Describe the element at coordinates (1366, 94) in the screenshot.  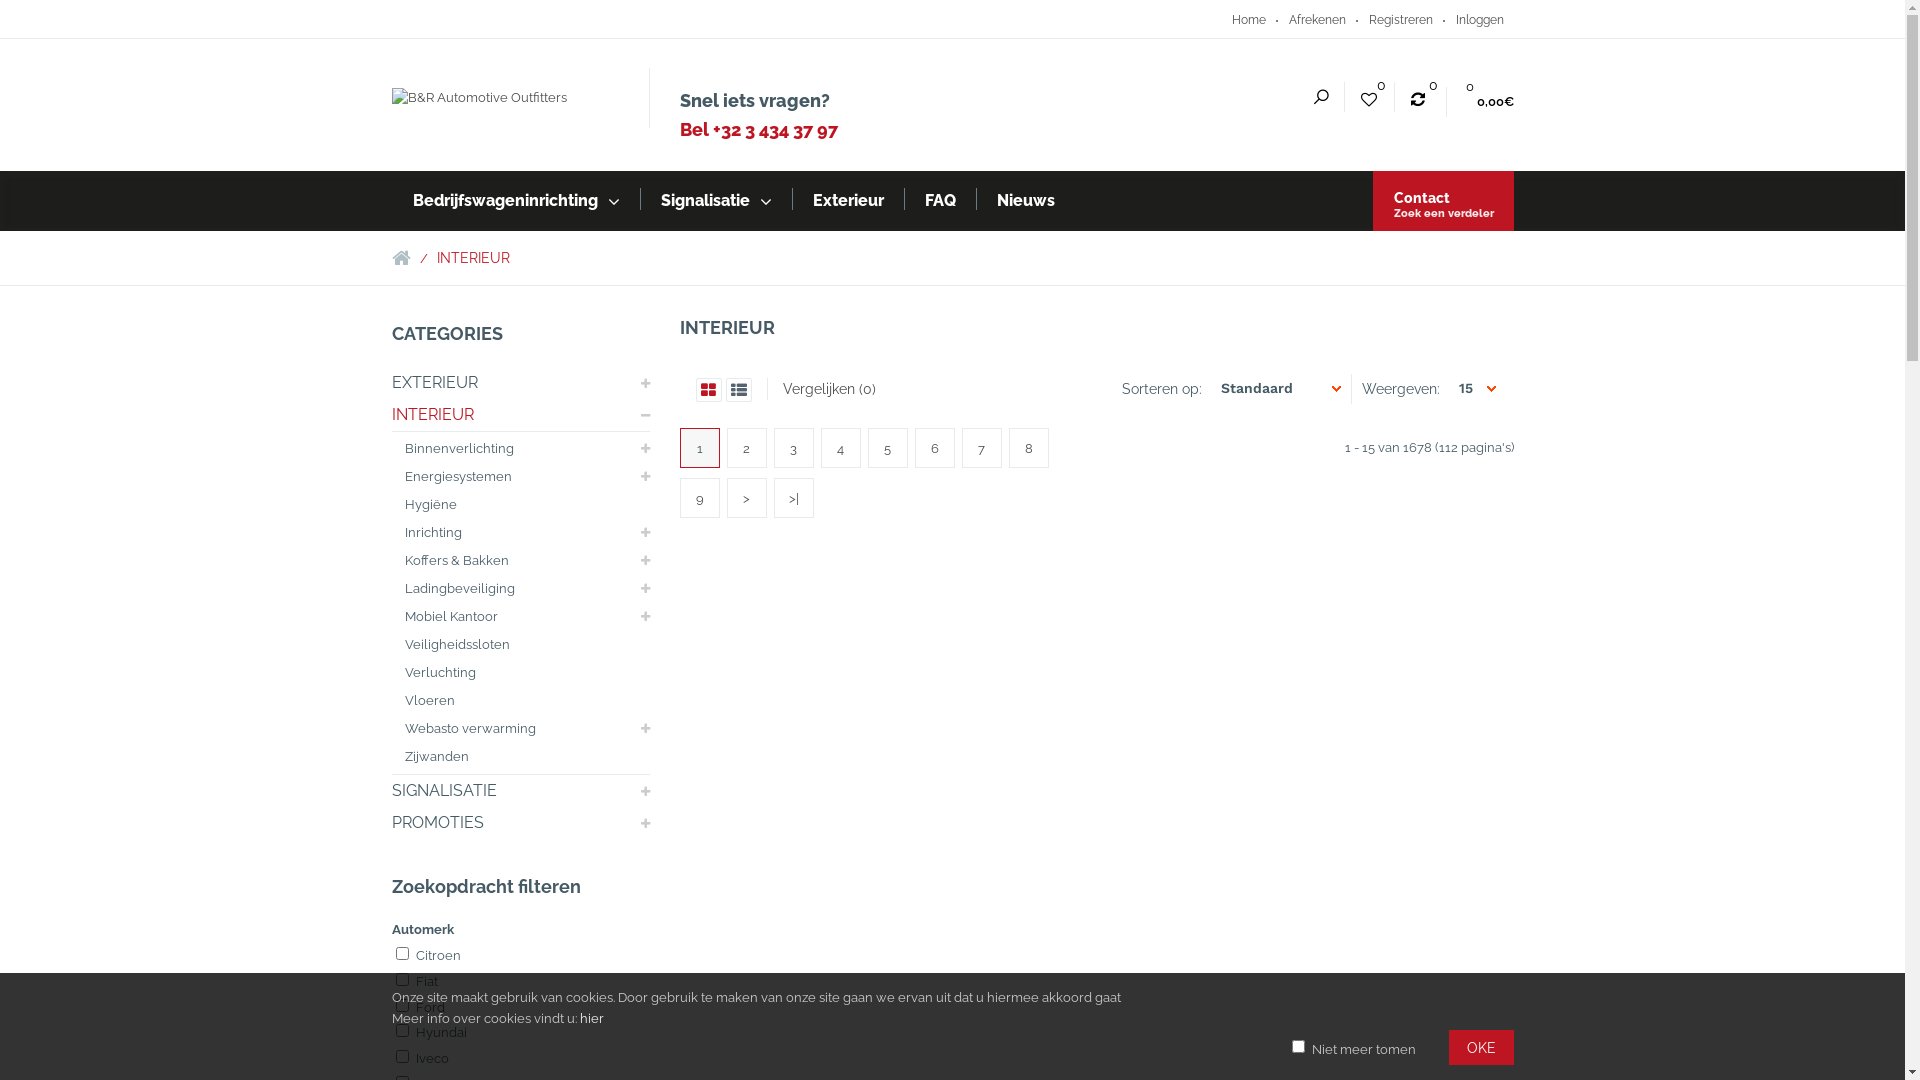
I see `'0'` at that location.